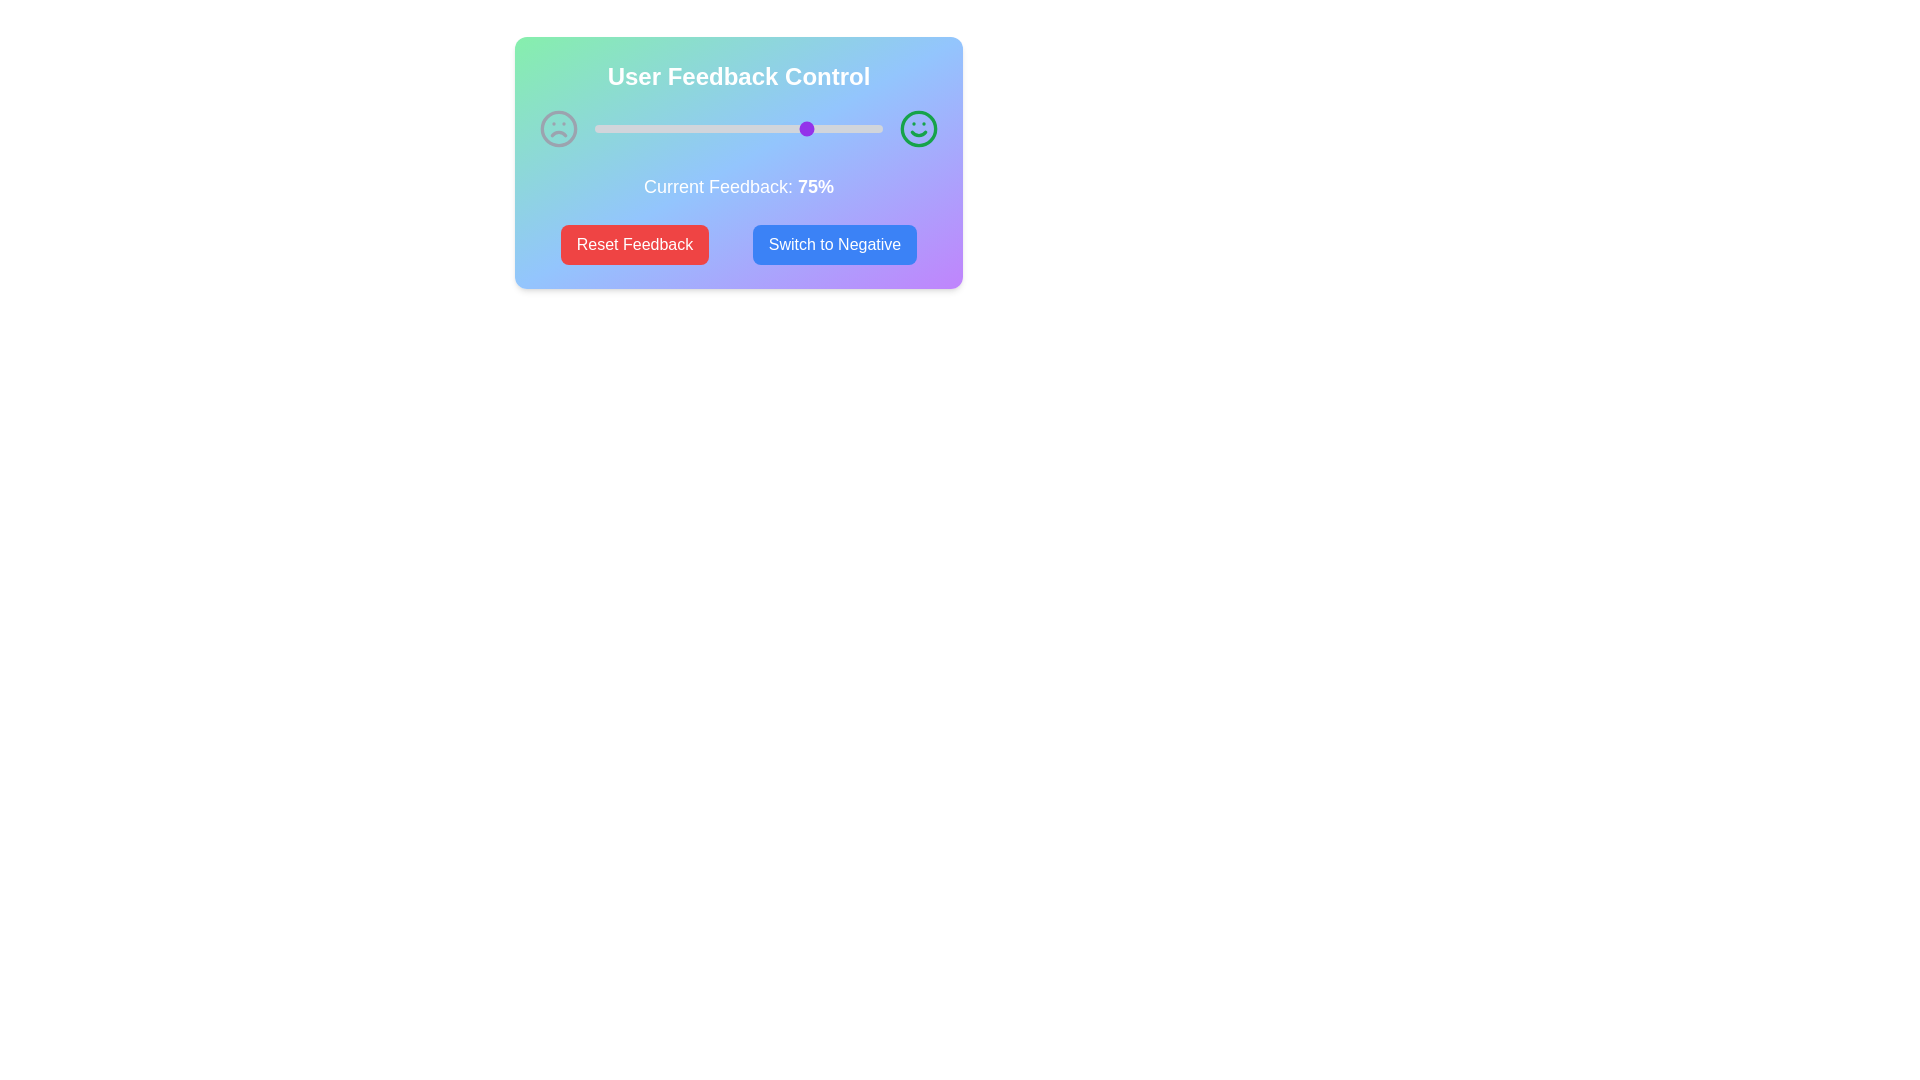 Image resolution: width=1920 pixels, height=1080 pixels. What do you see at coordinates (611, 128) in the screenshot?
I see `the feedback slider to set the feedback percentage to 6` at bounding box center [611, 128].